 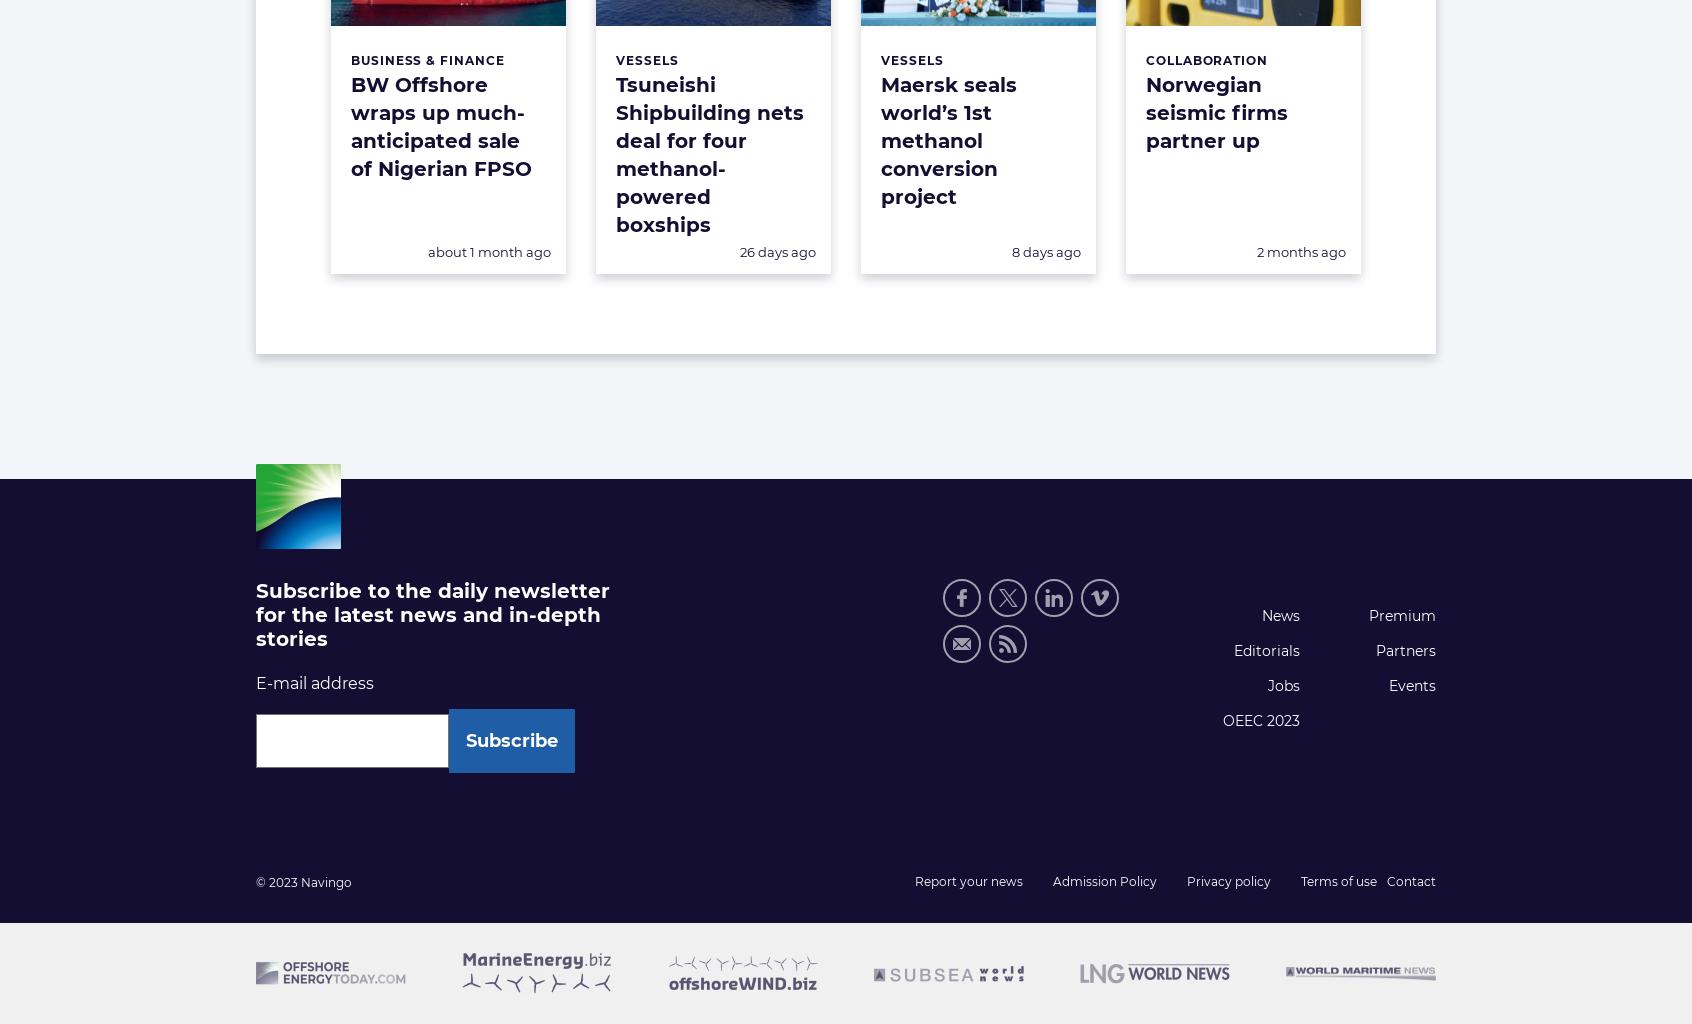 What do you see at coordinates (708, 154) in the screenshot?
I see `'Tsuneishi Shipbuilding nets deal for four methanol-powered boxships'` at bounding box center [708, 154].